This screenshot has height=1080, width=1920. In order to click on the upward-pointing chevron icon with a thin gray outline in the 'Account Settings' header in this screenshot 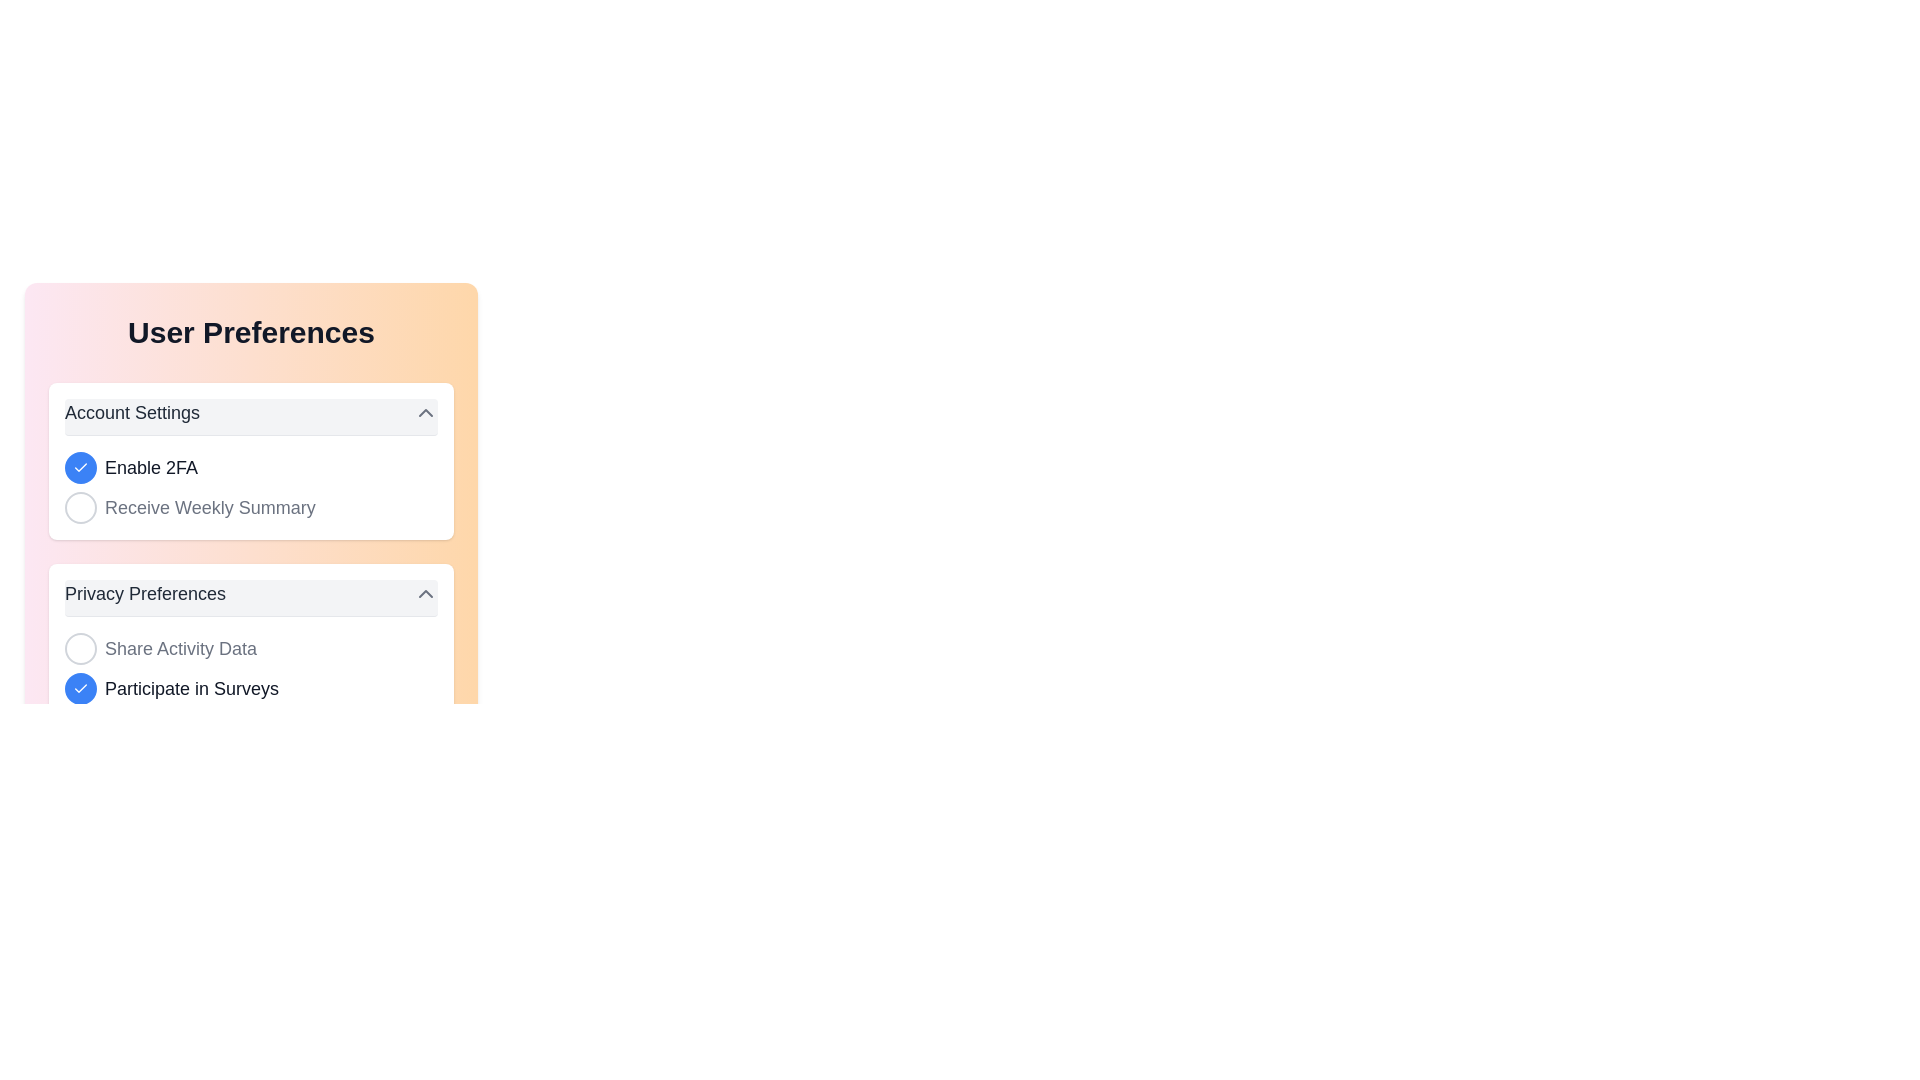, I will do `click(425, 411)`.